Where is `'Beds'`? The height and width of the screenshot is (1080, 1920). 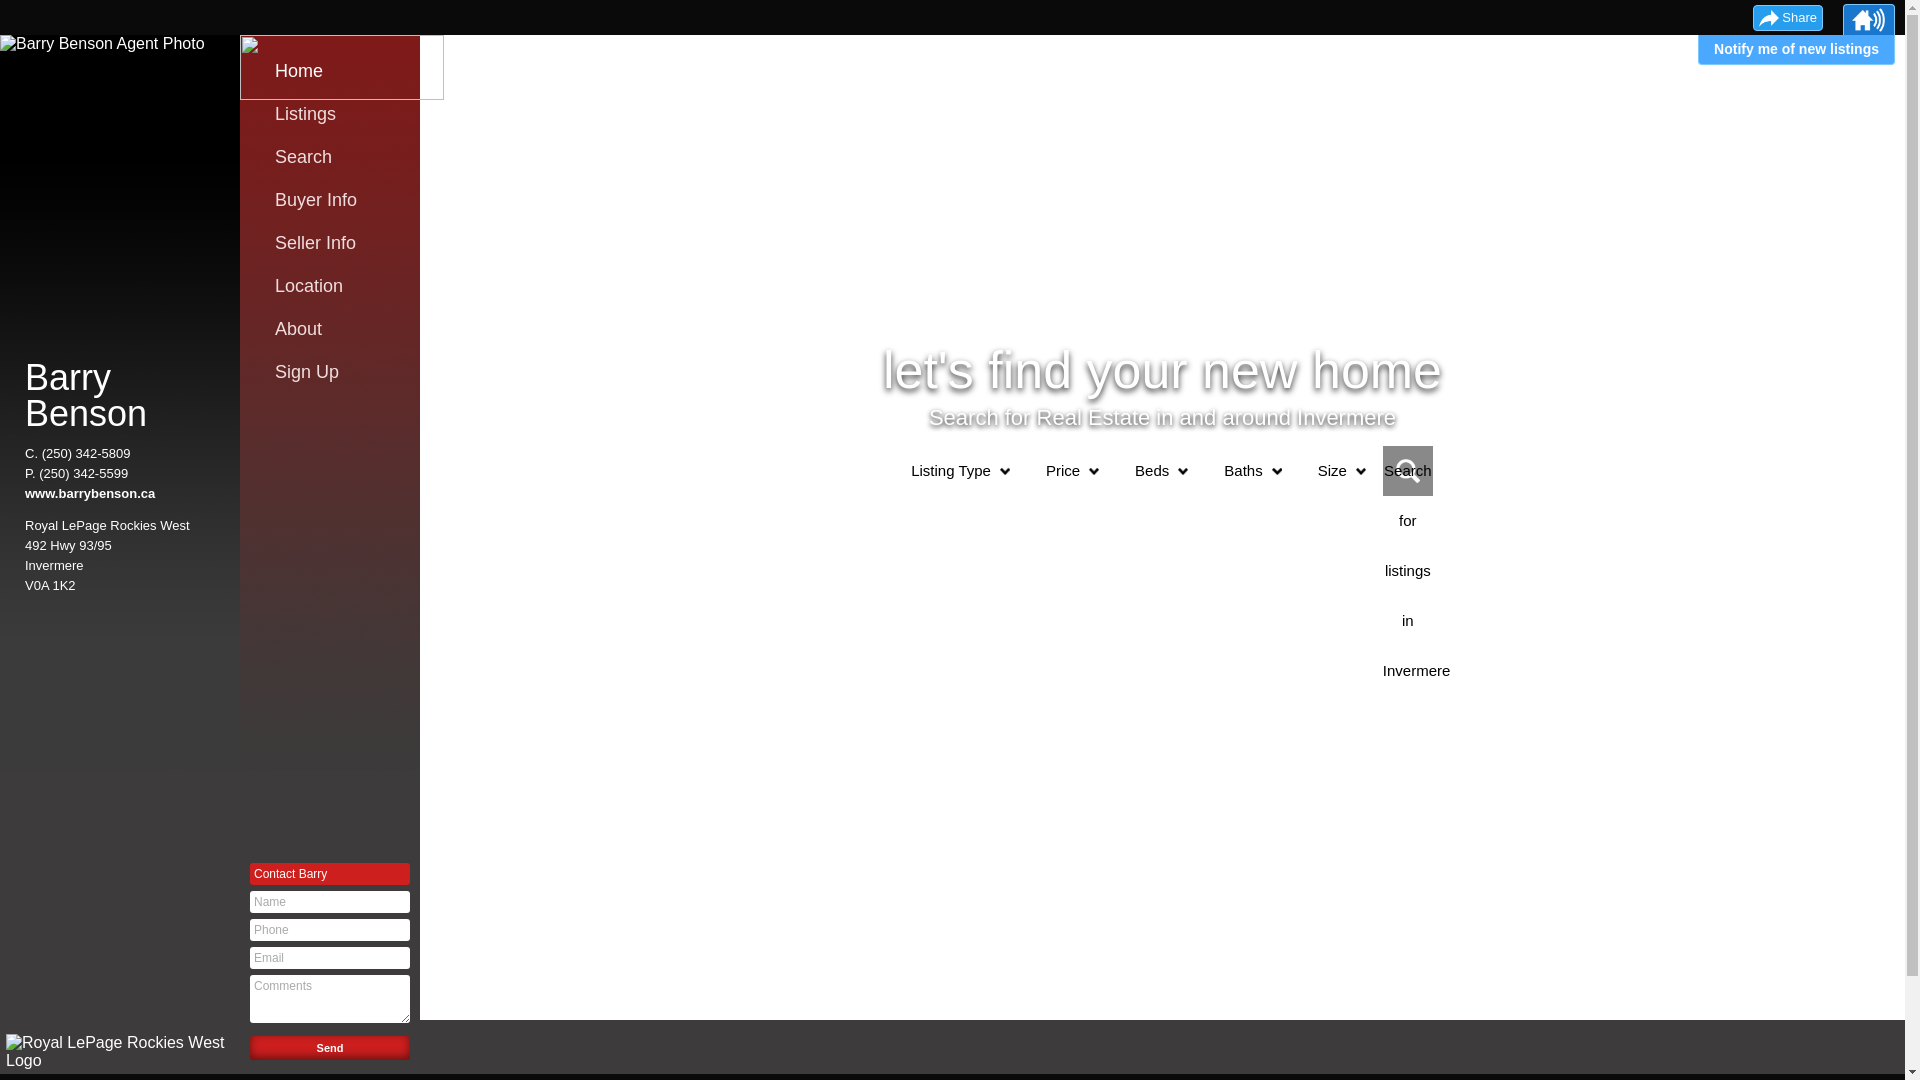
'Beds' is located at coordinates (1115, 470).